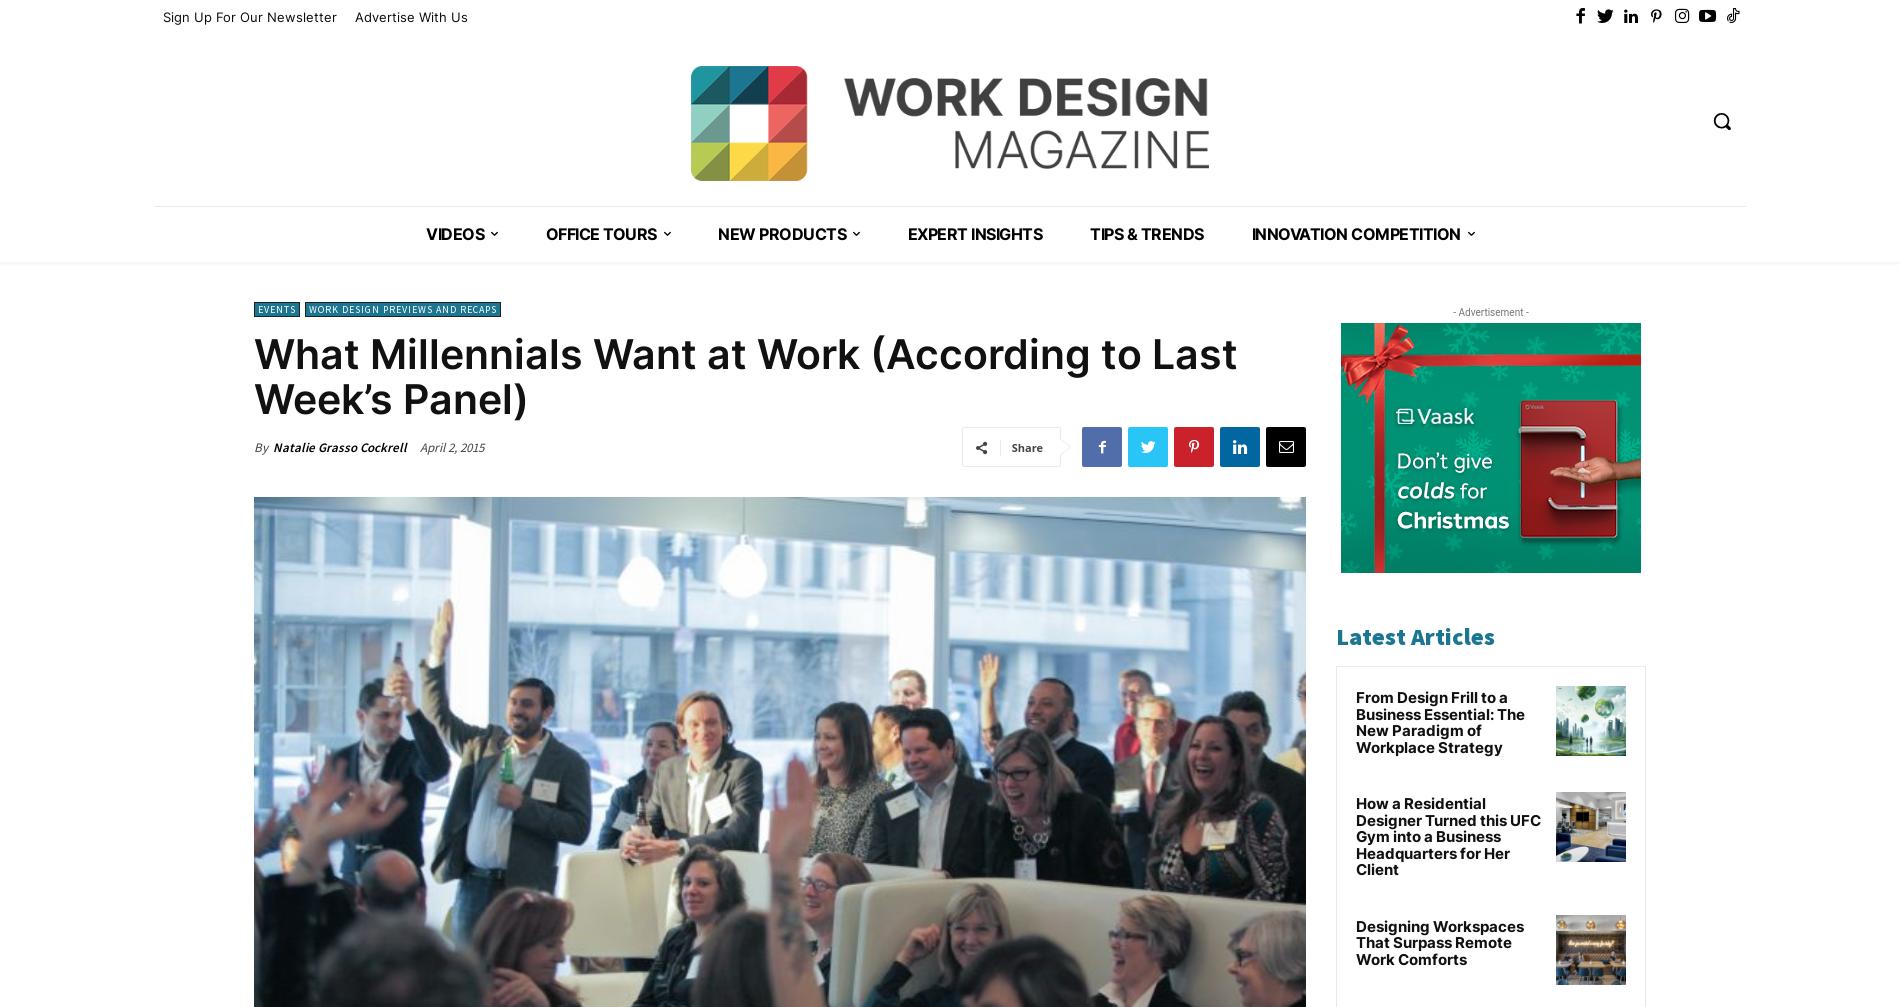  Describe the element at coordinates (1146, 234) in the screenshot. I see `'Tips & Trends'` at that location.